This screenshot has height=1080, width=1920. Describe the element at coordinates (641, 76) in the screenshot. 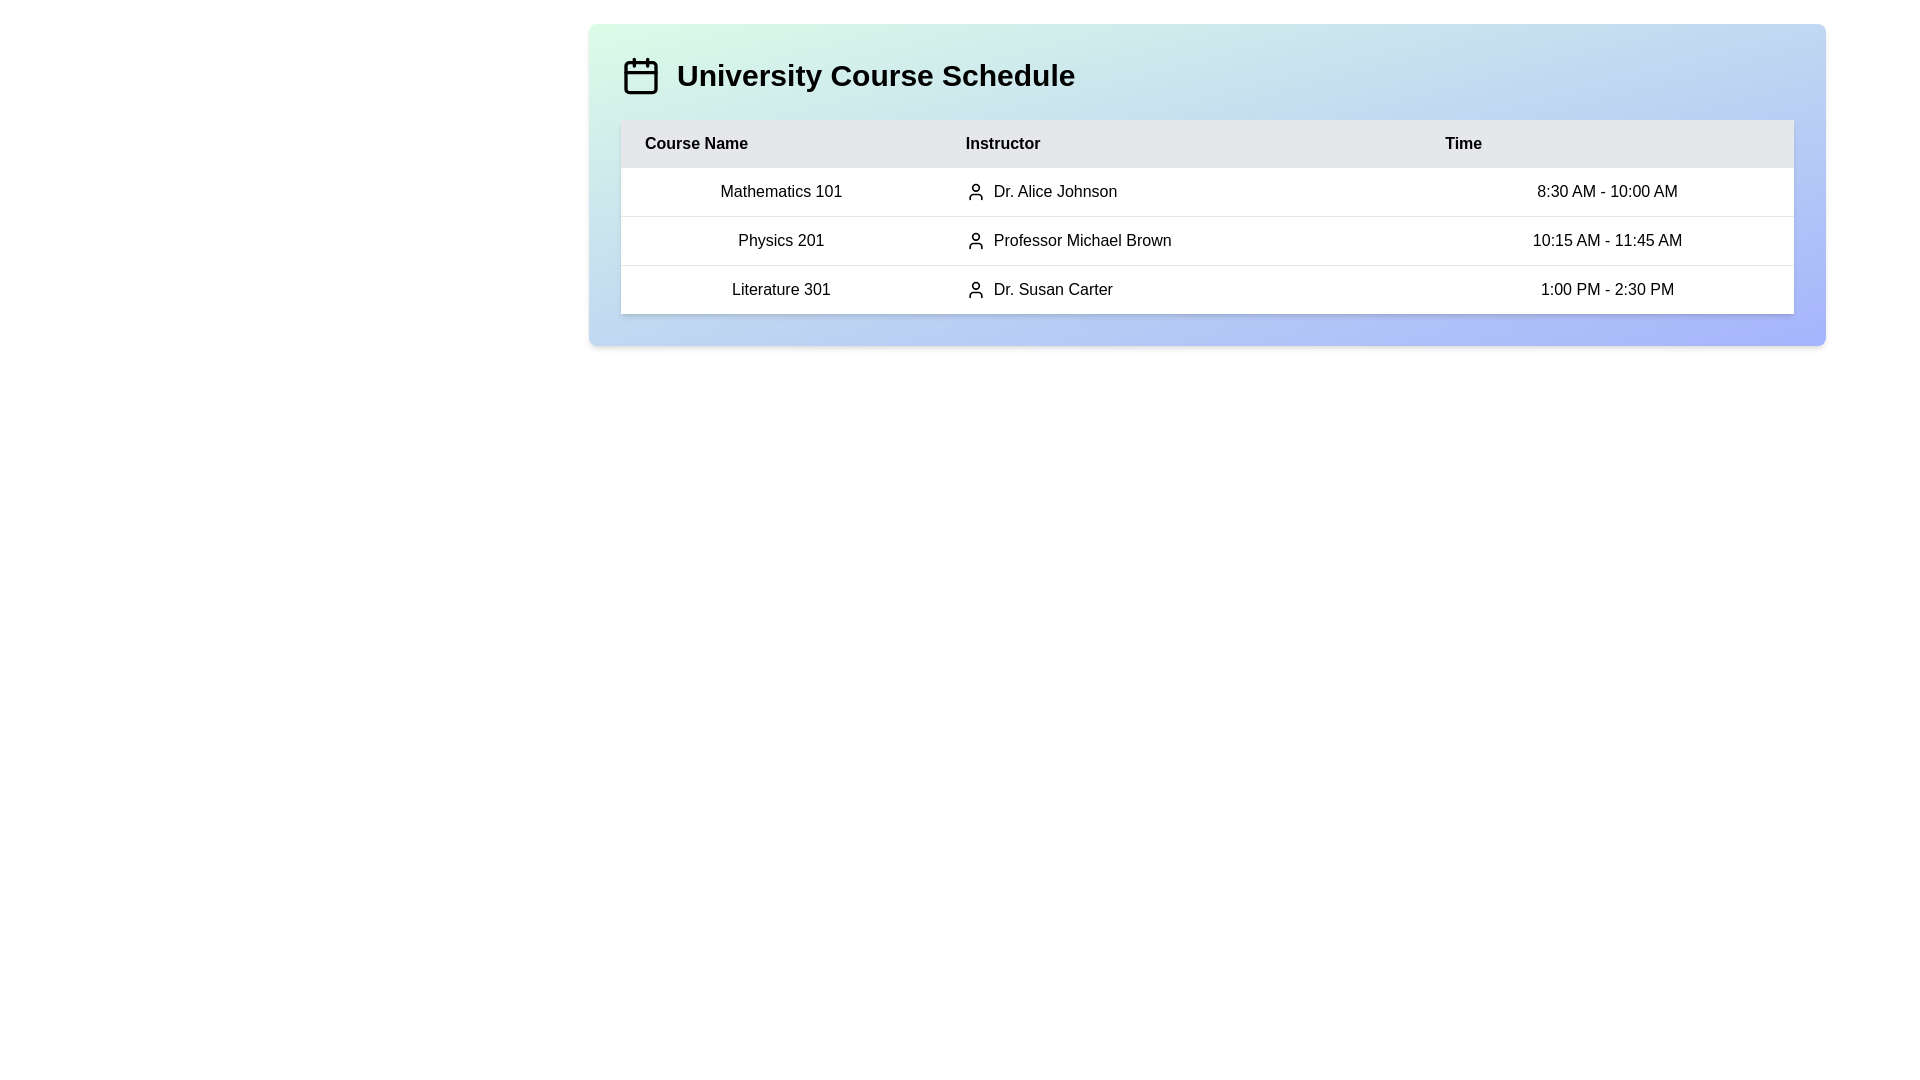

I see `the calendar icon, which is a red rounded rectangle centrally positioned within the calendar symbol, located in the top-left corner of the course schedule card` at that location.